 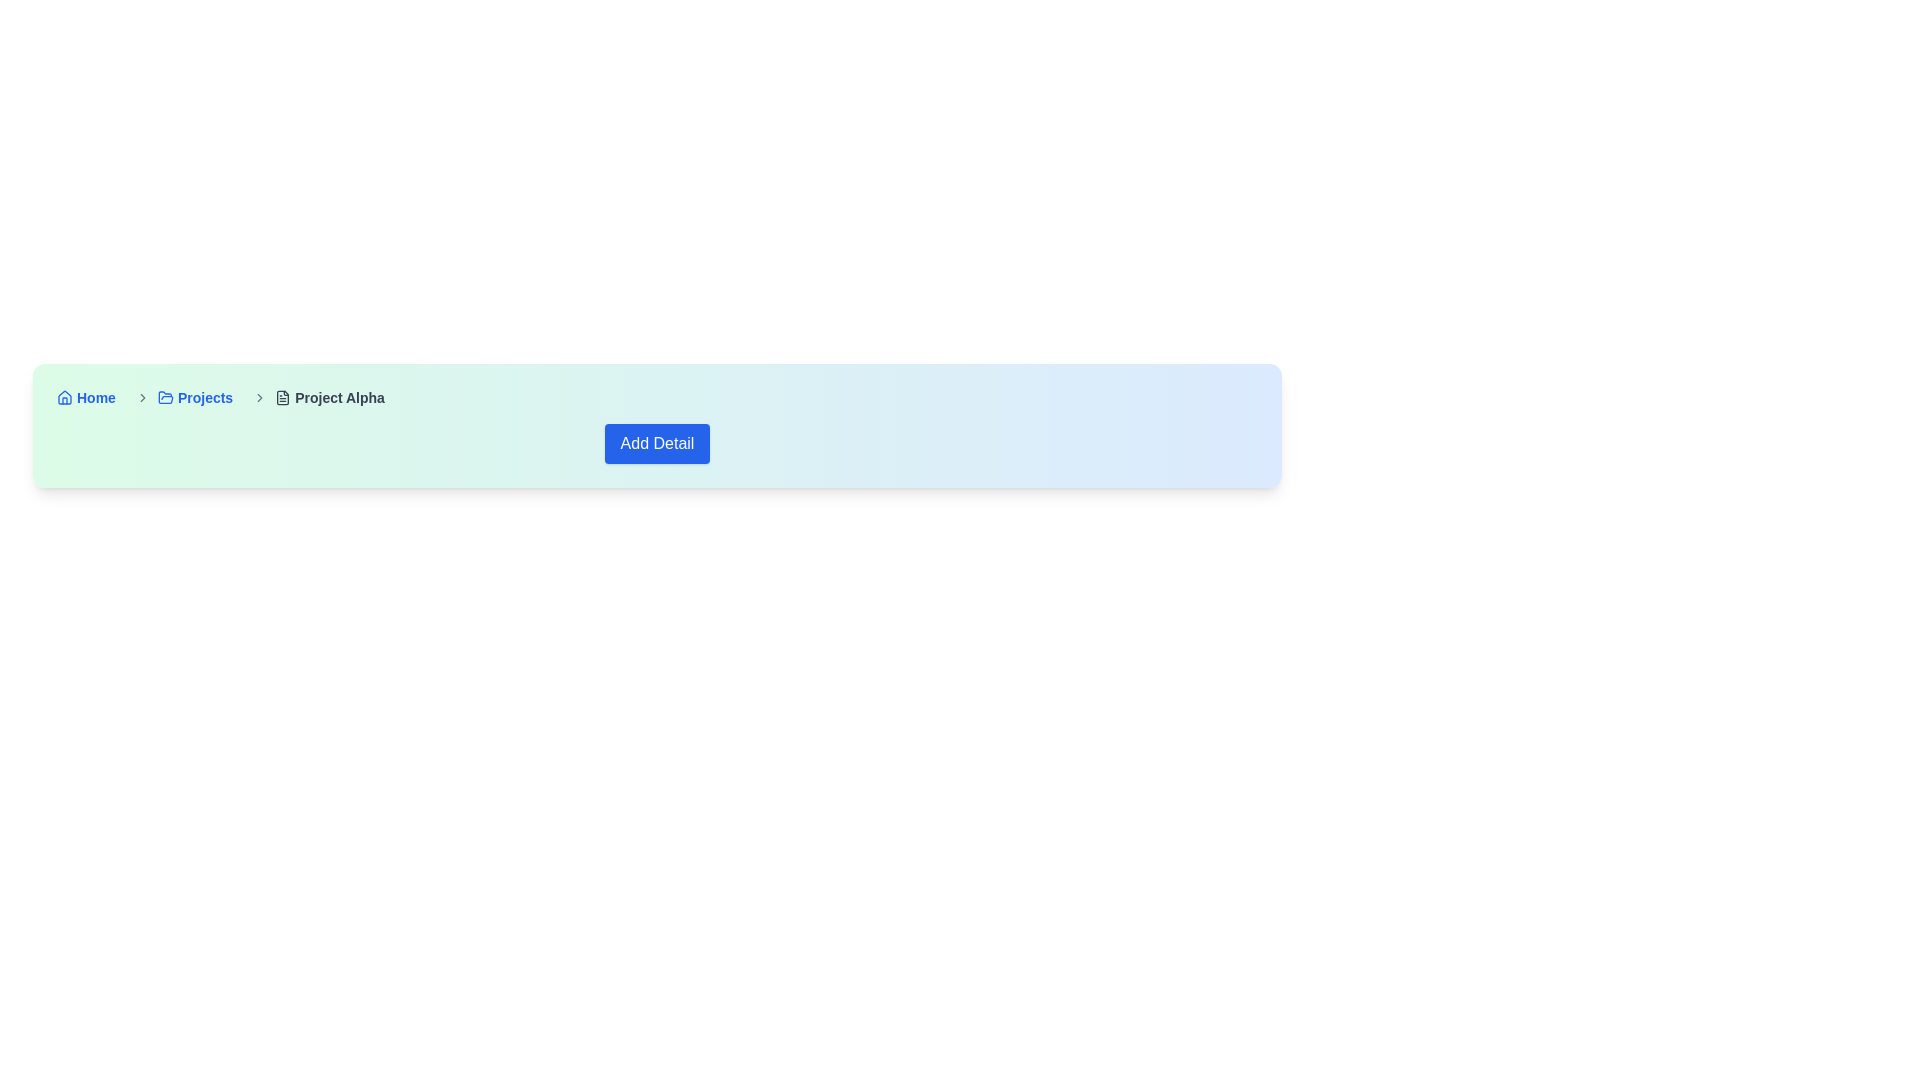 I want to click on the 'Home' clickable text link with an icon, which is the first item in the breadcrumb navigation bar, to underline the text, so click(x=85, y=397).